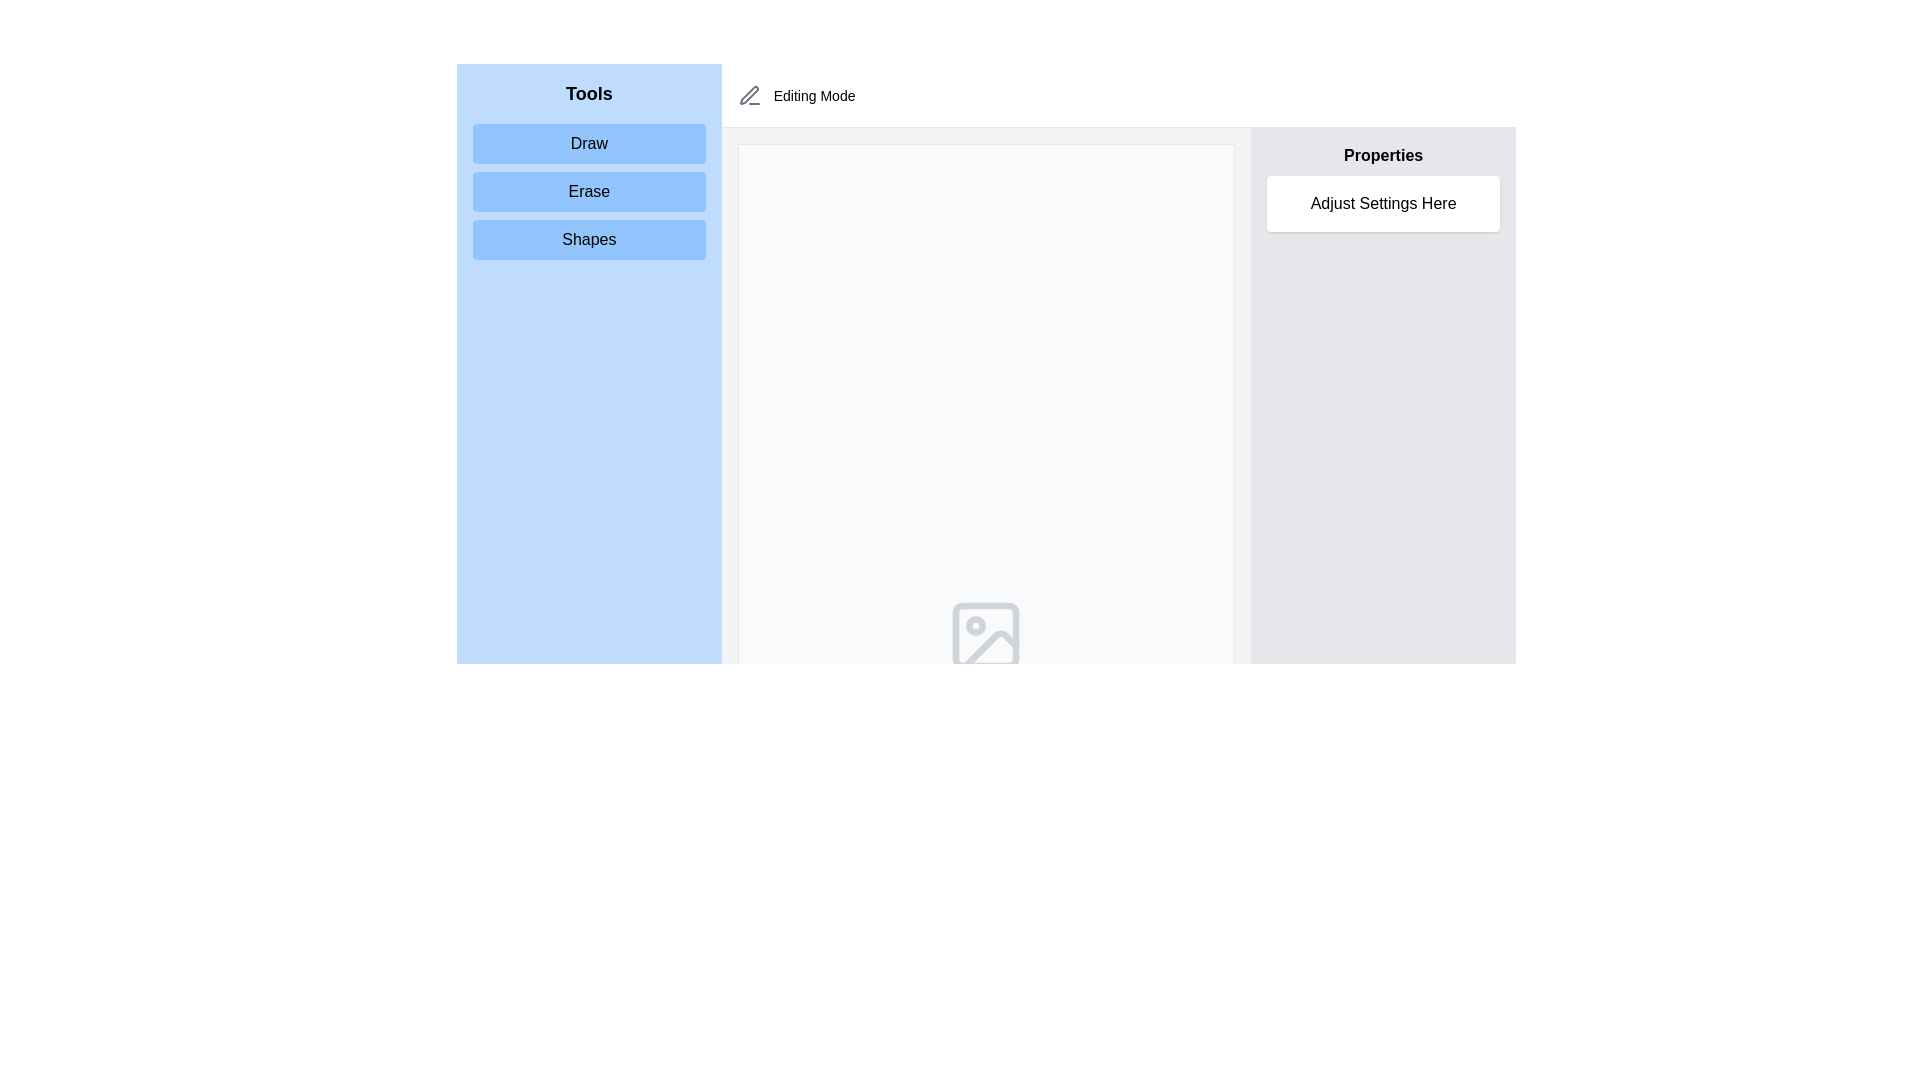 The width and height of the screenshot is (1920, 1080). I want to click on the Text Label that displays 'Adjust Settings Here', which is a rectangular white box with rounded corners located in the 'Properties' section, so click(1382, 204).